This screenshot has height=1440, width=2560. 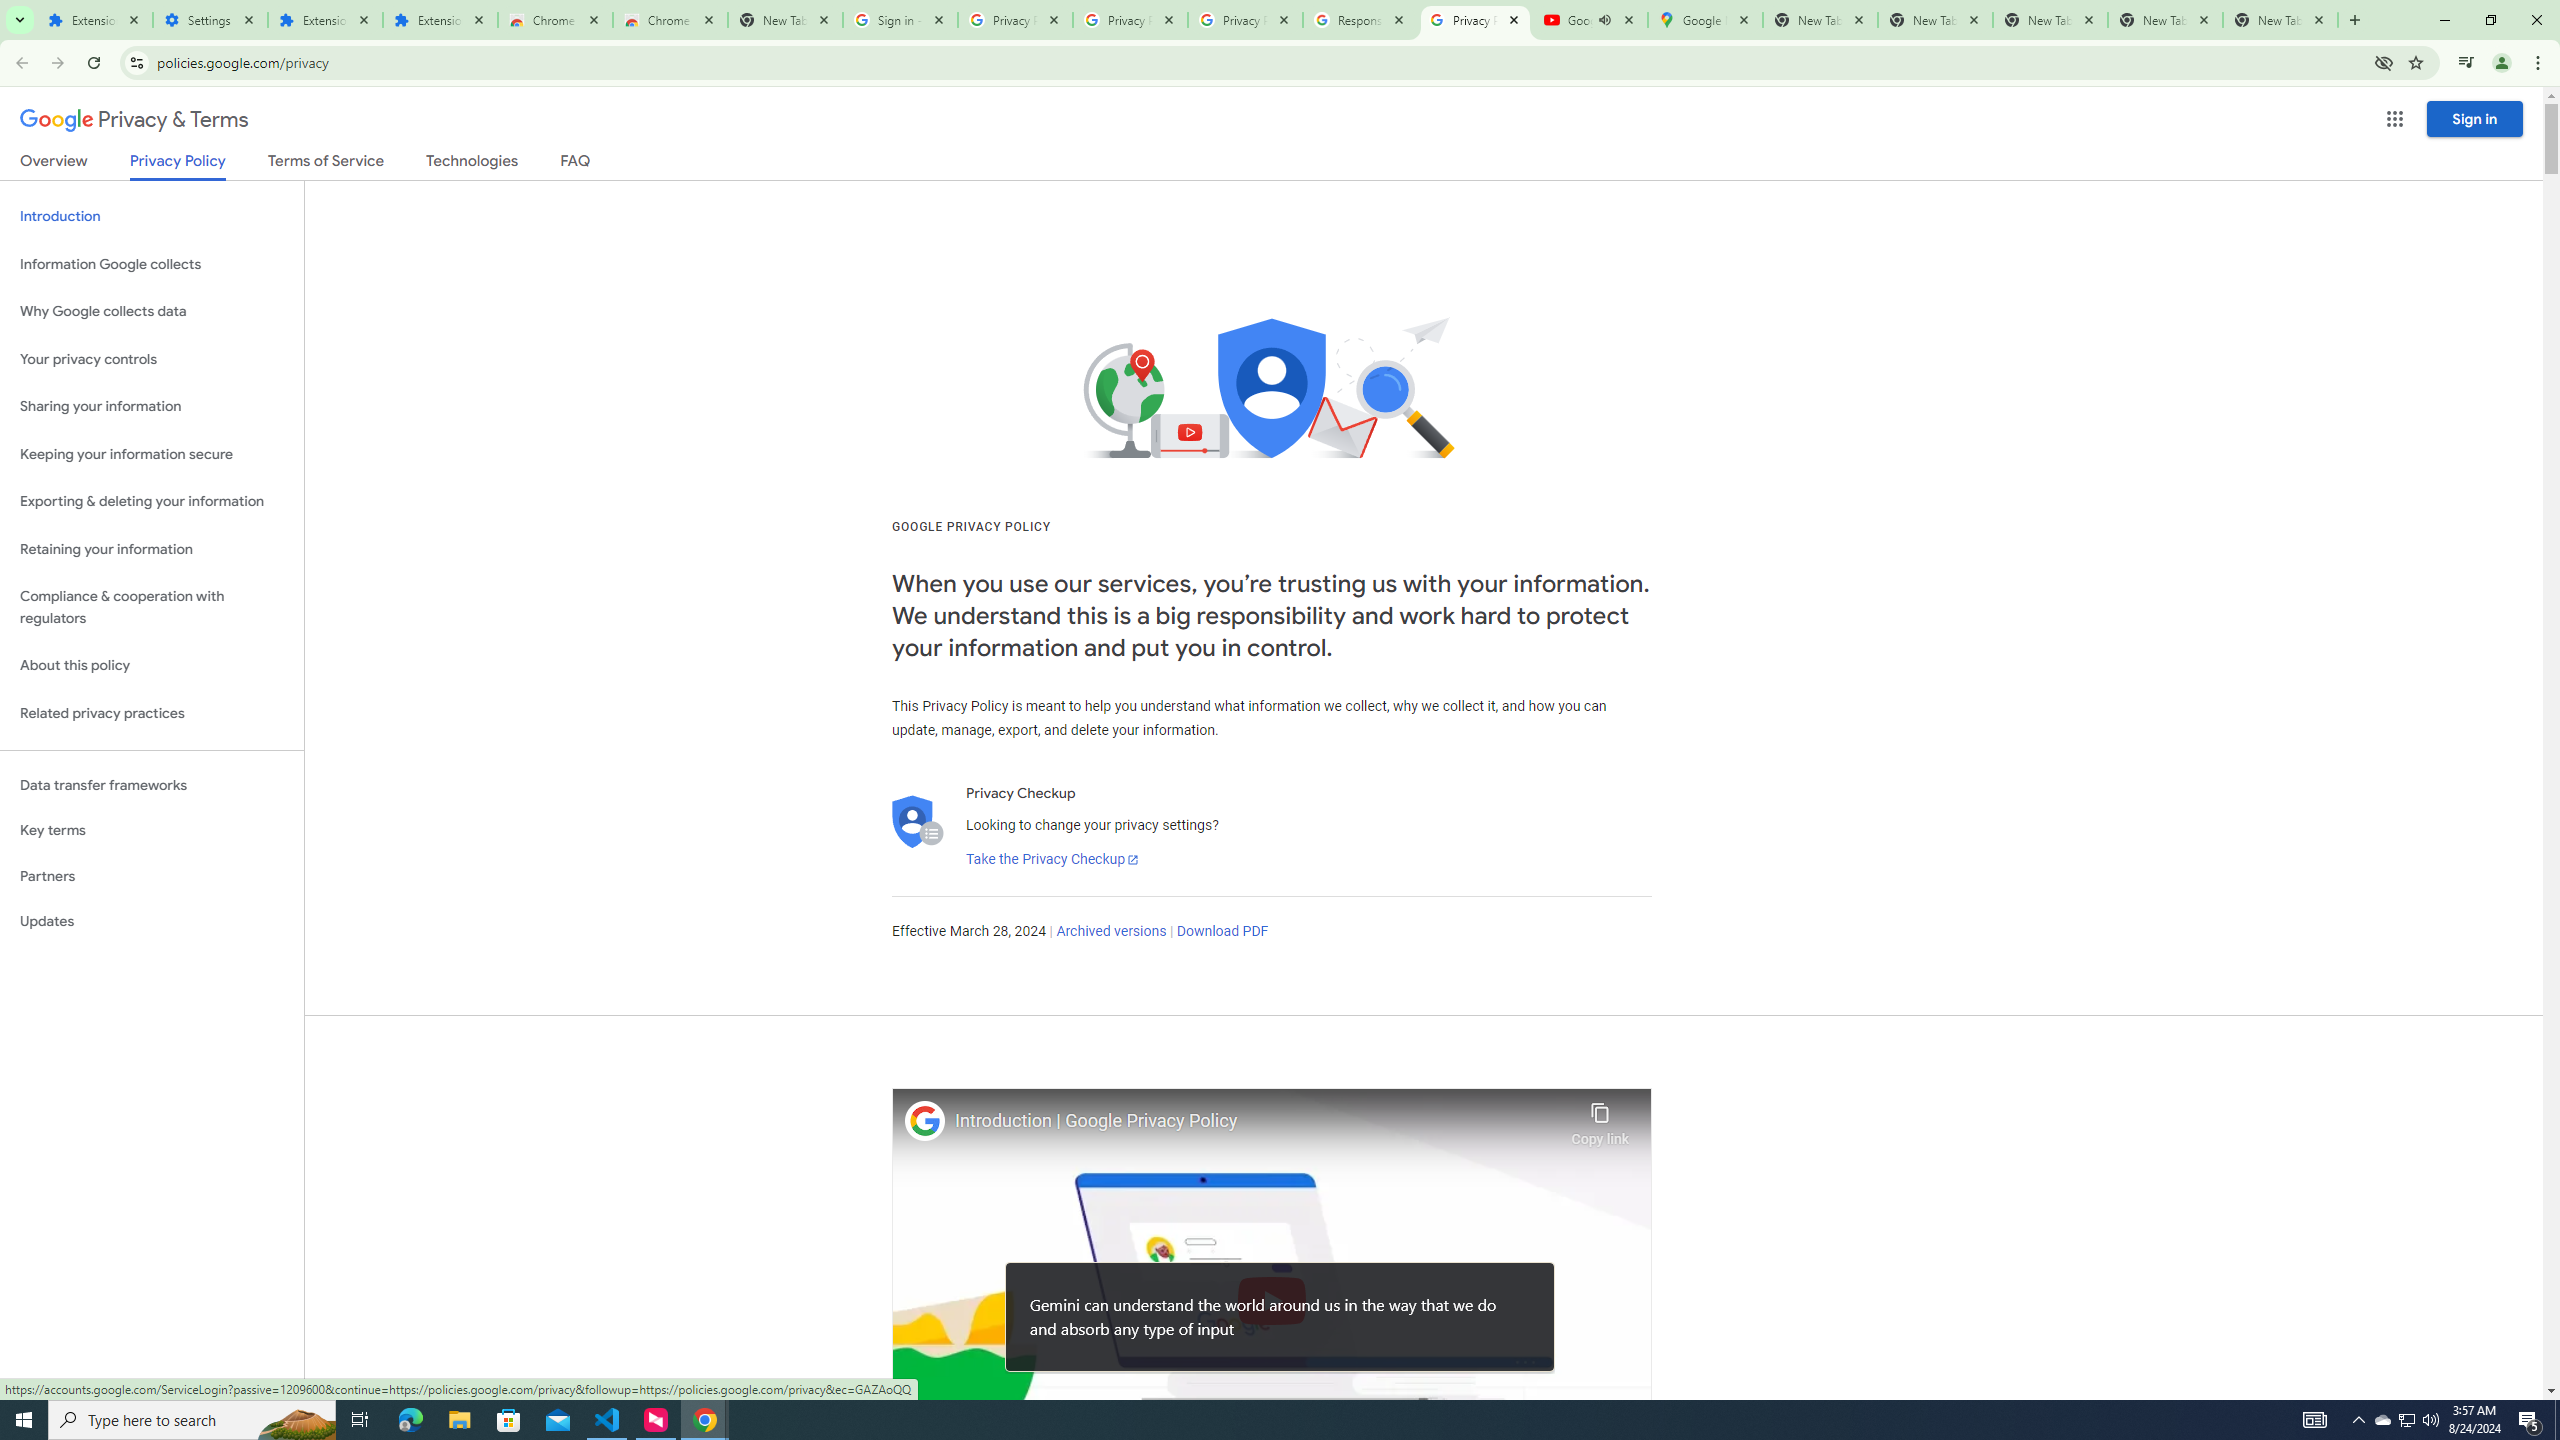 I want to click on 'Settings', so click(x=208, y=19).